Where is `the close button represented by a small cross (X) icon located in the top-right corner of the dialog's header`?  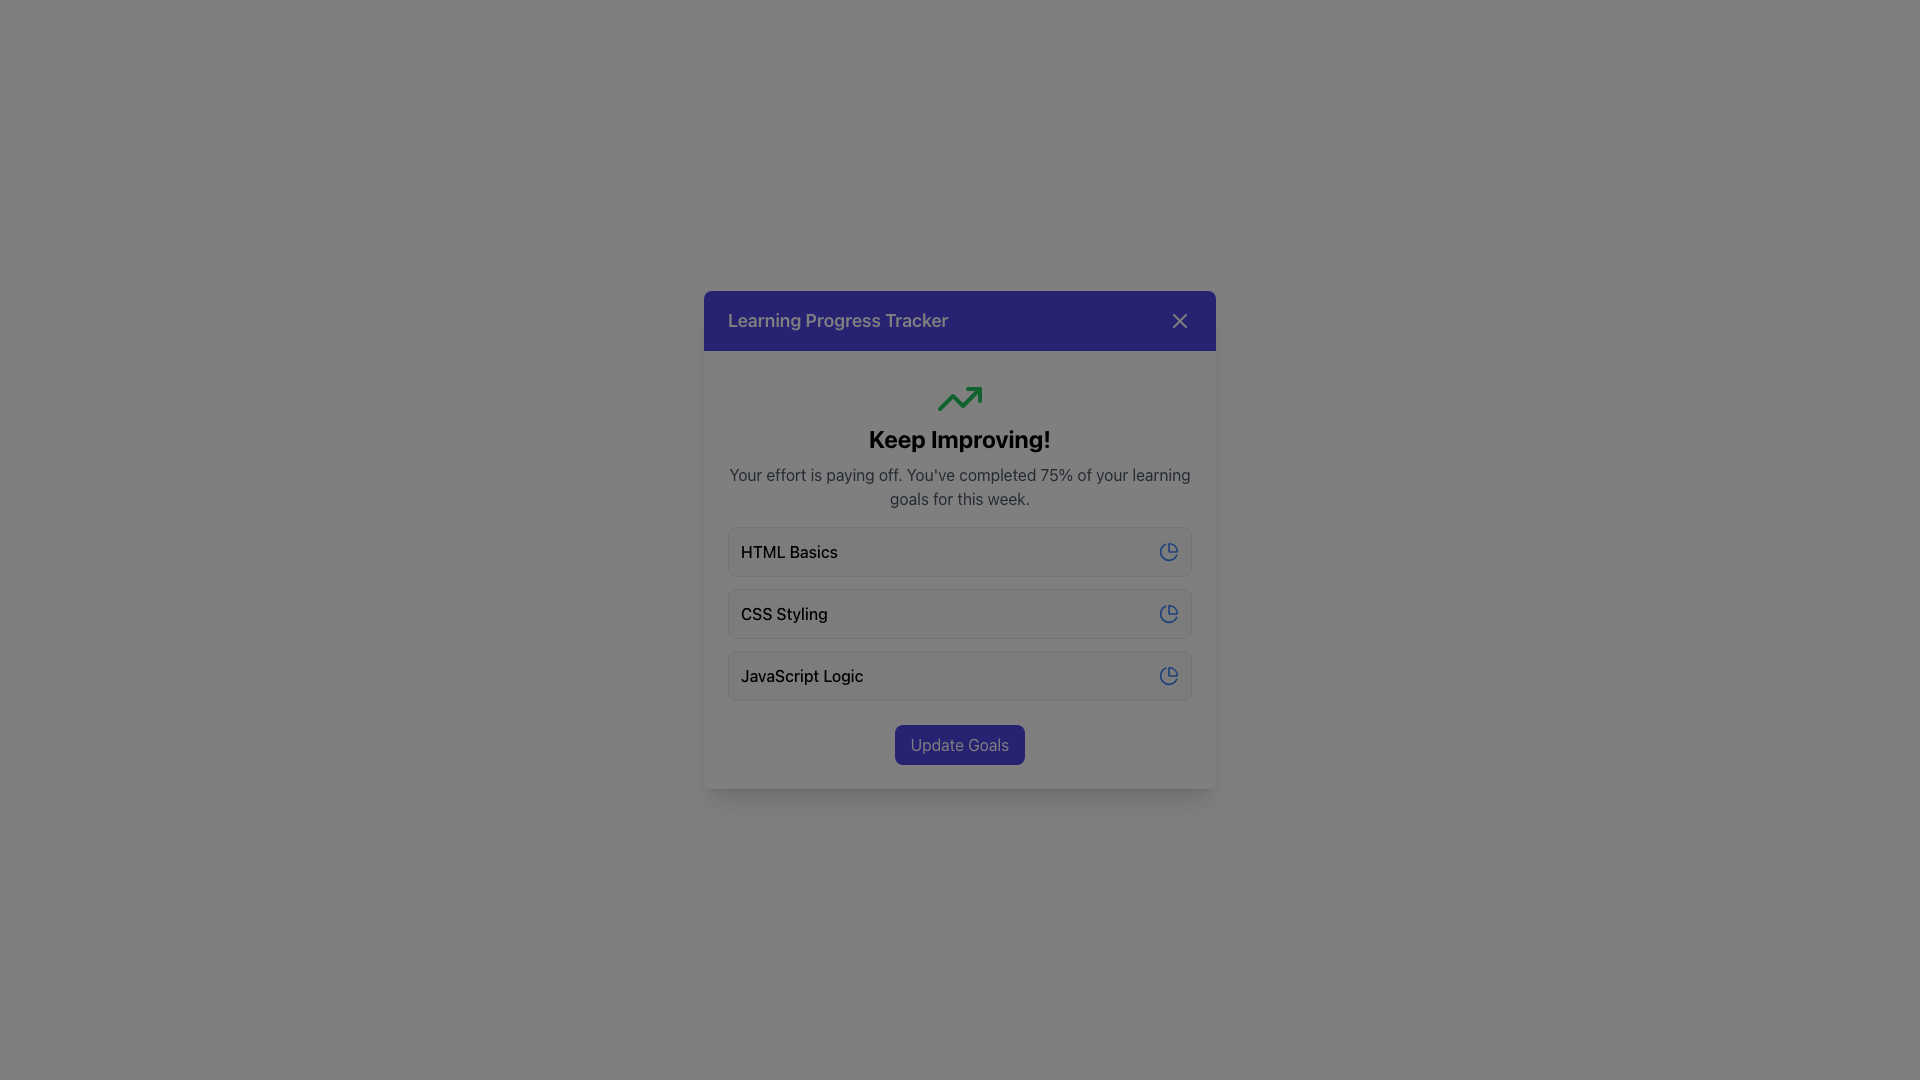
the close button represented by a small cross (X) icon located in the top-right corner of the dialog's header is located at coordinates (1180, 319).